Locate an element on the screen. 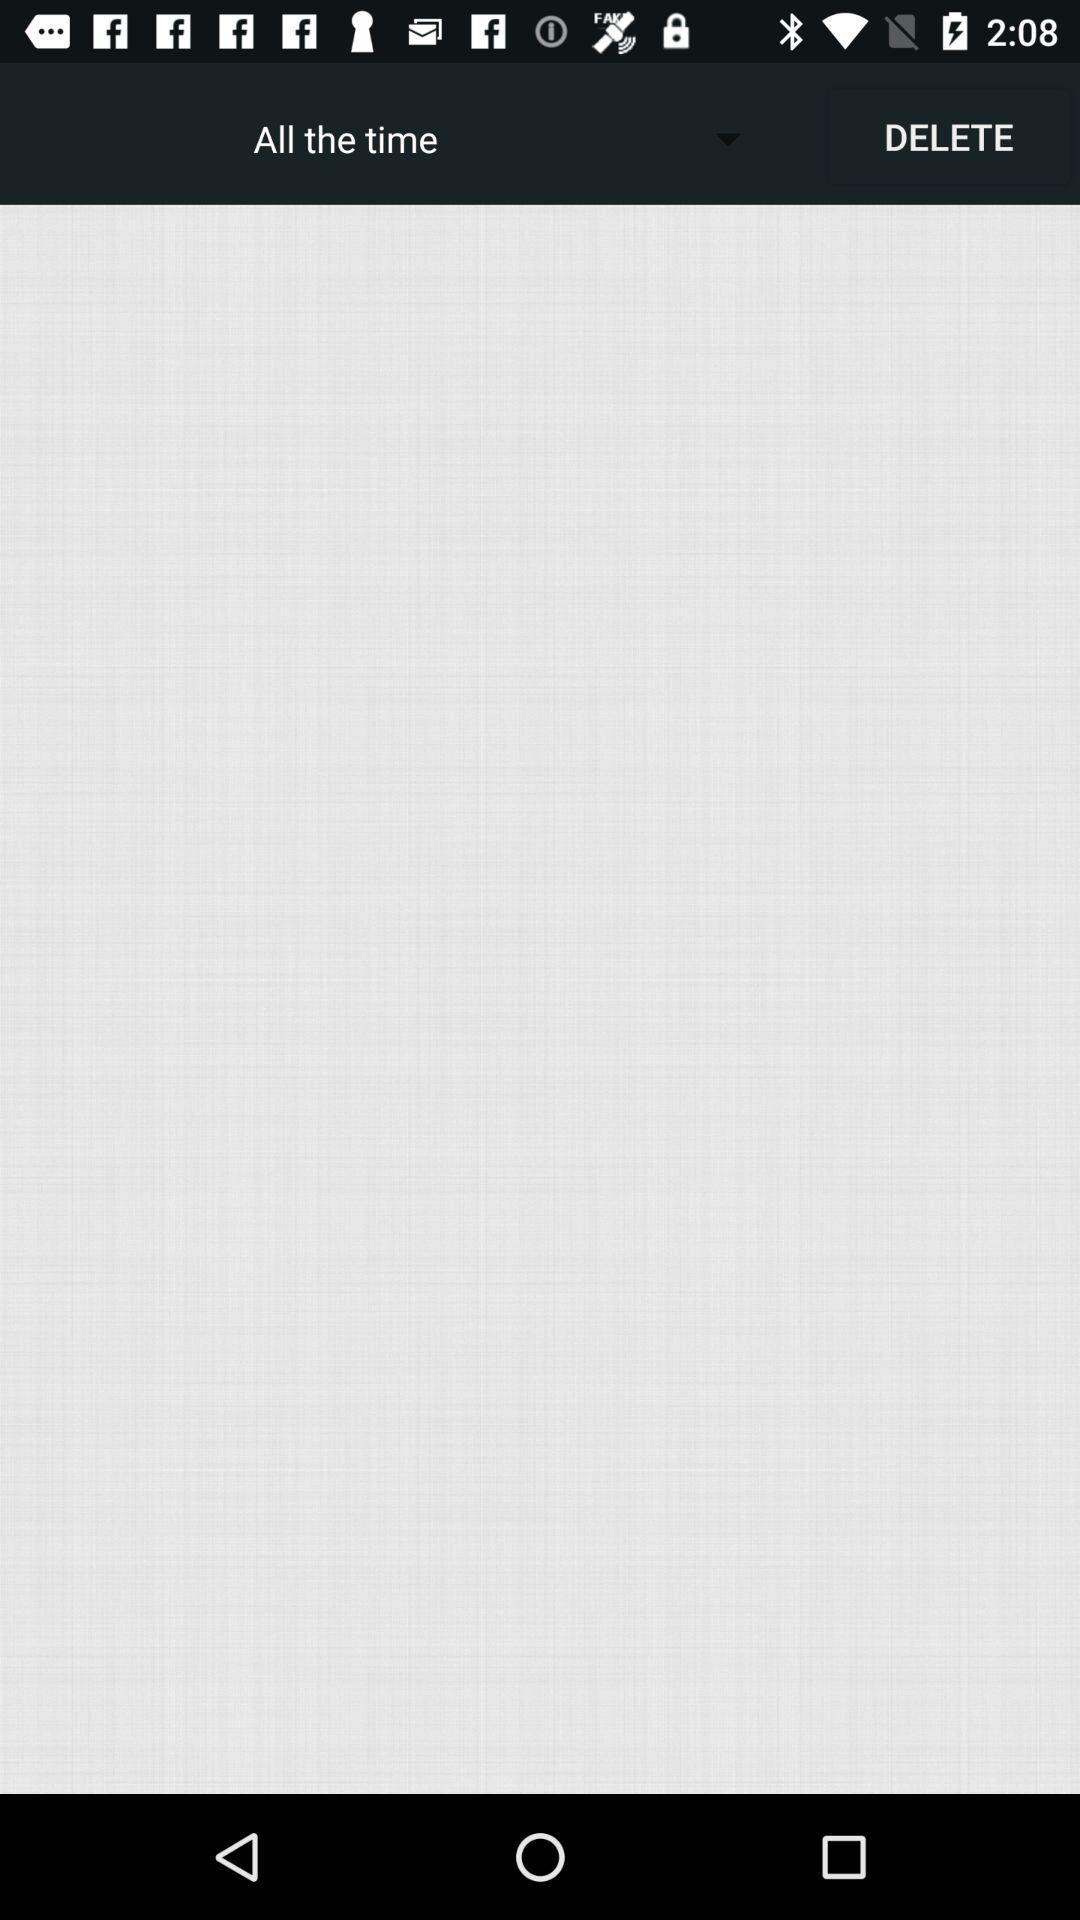 The height and width of the screenshot is (1920, 1080). the item below the delete item is located at coordinates (540, 999).